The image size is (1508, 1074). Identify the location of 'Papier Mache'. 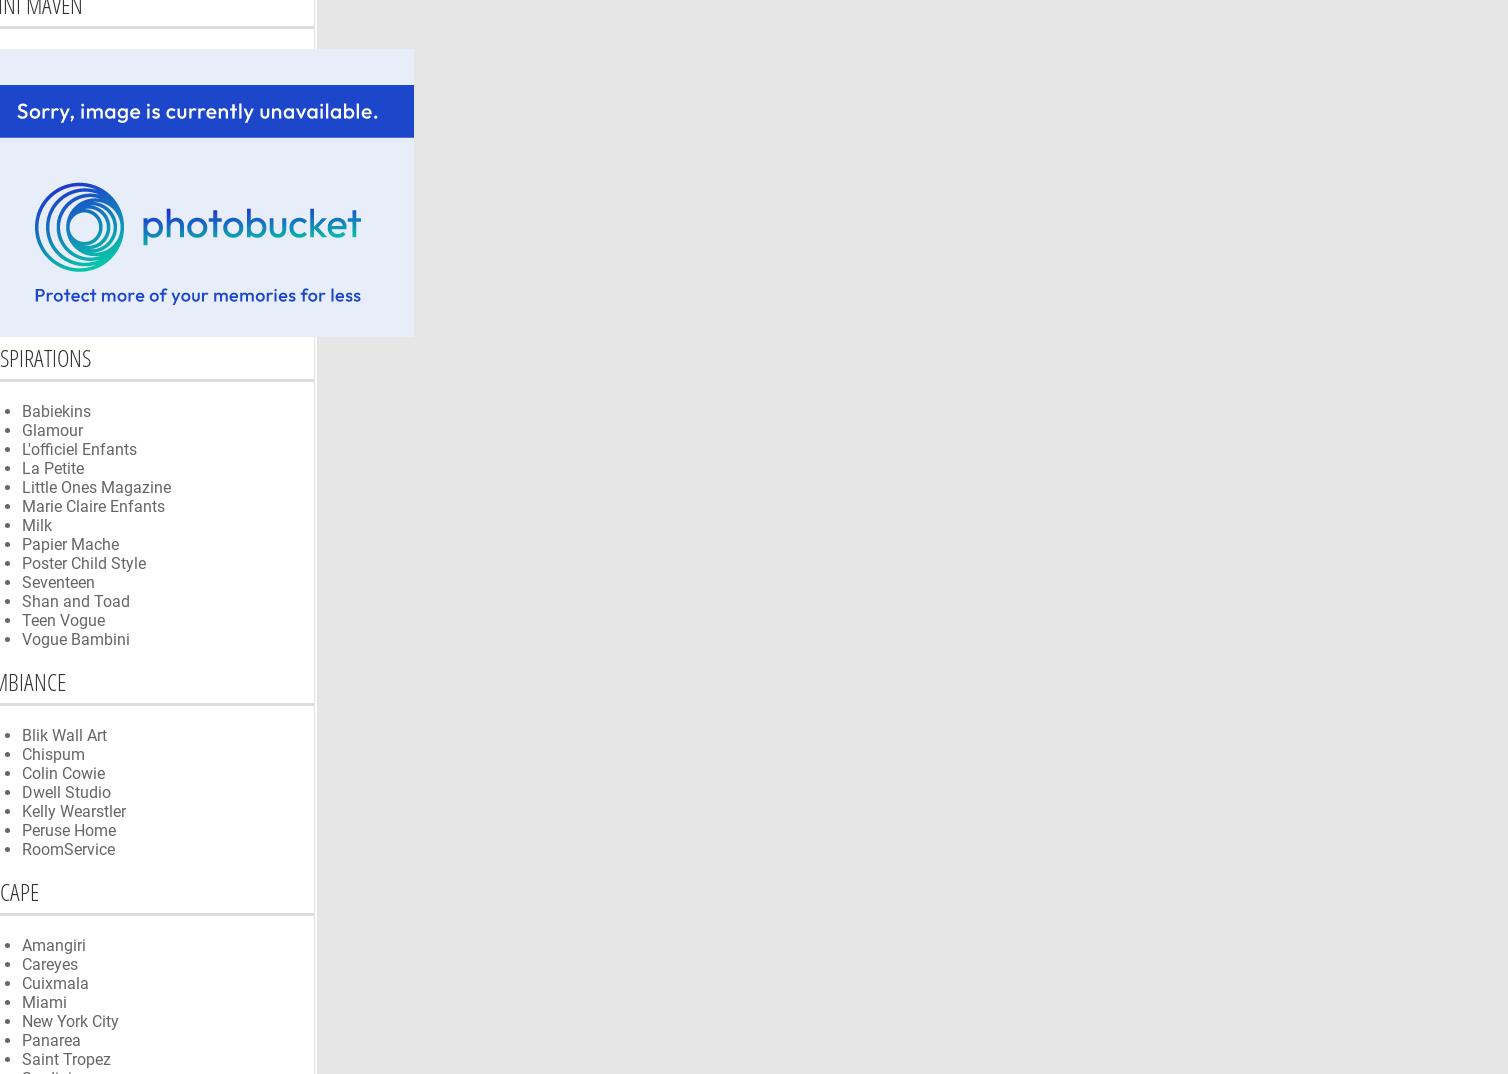
(22, 542).